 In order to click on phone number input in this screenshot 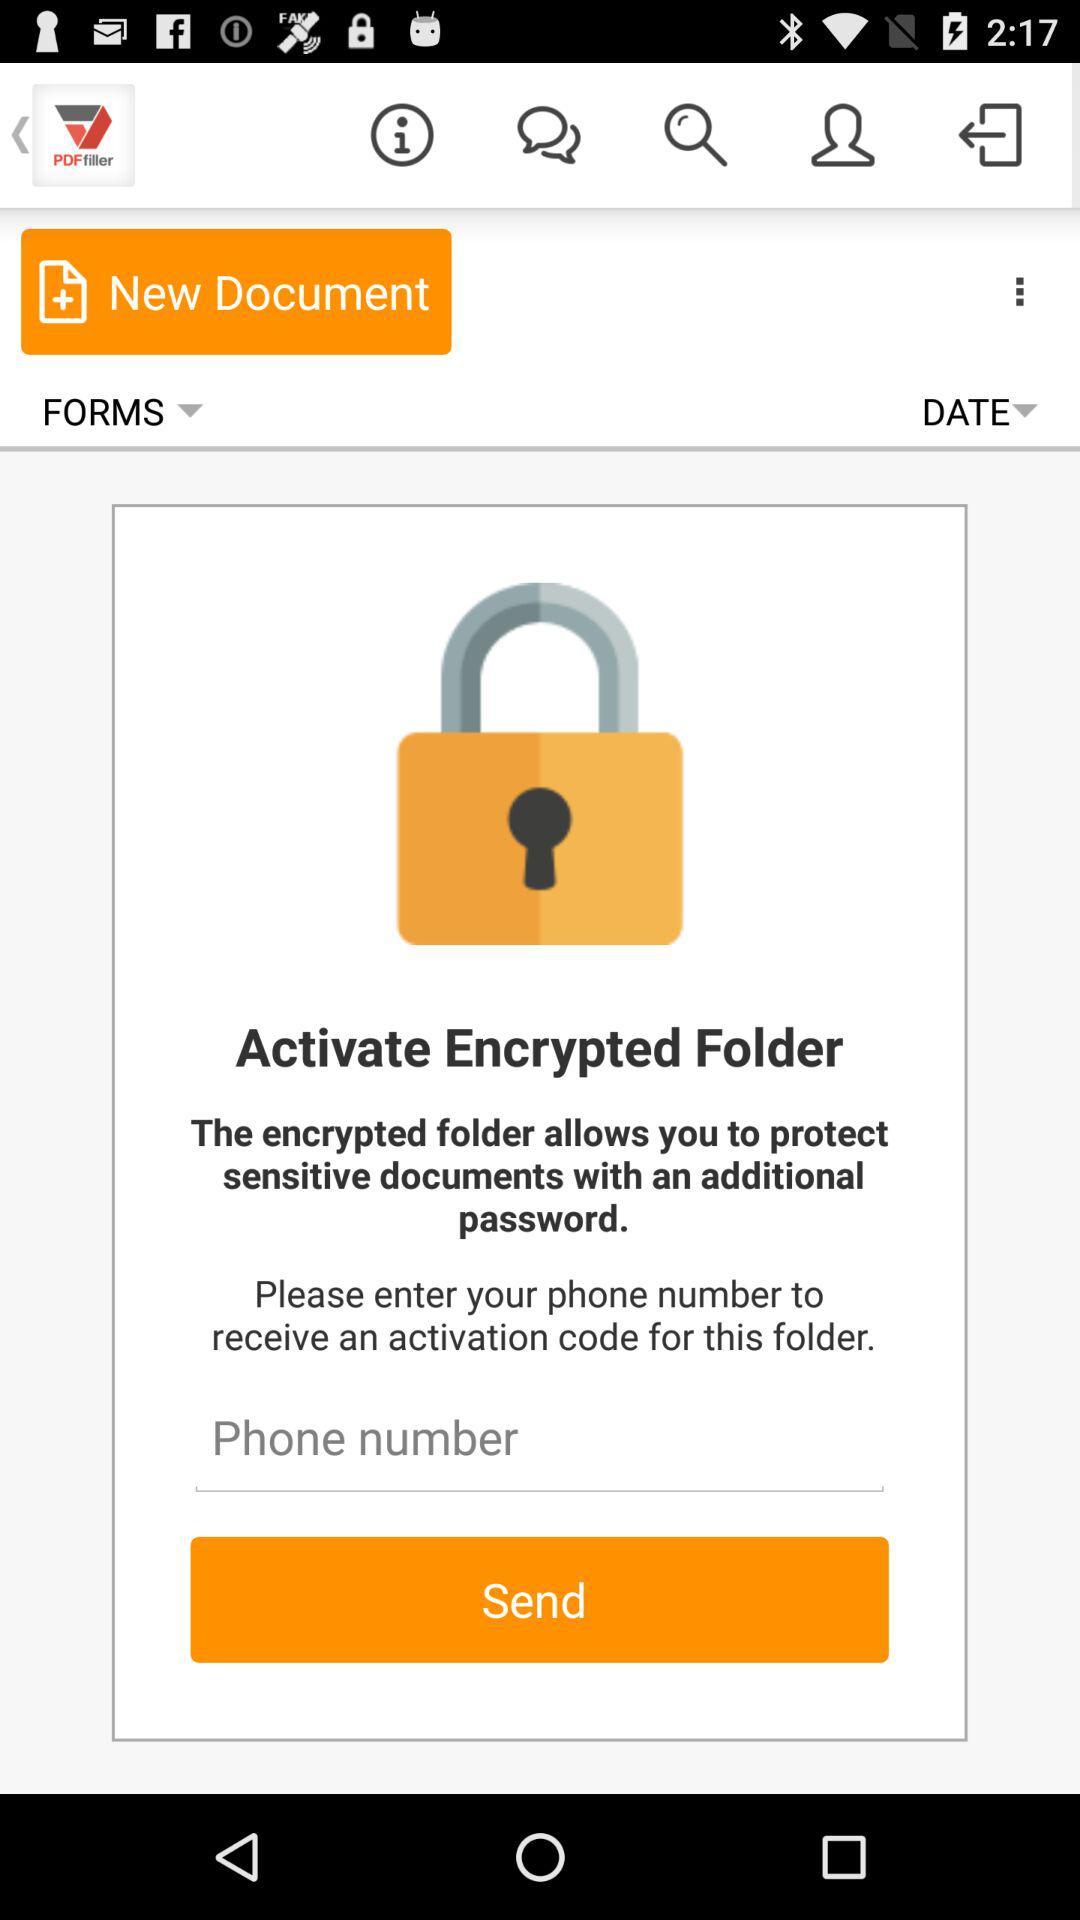, I will do `click(538, 1427)`.